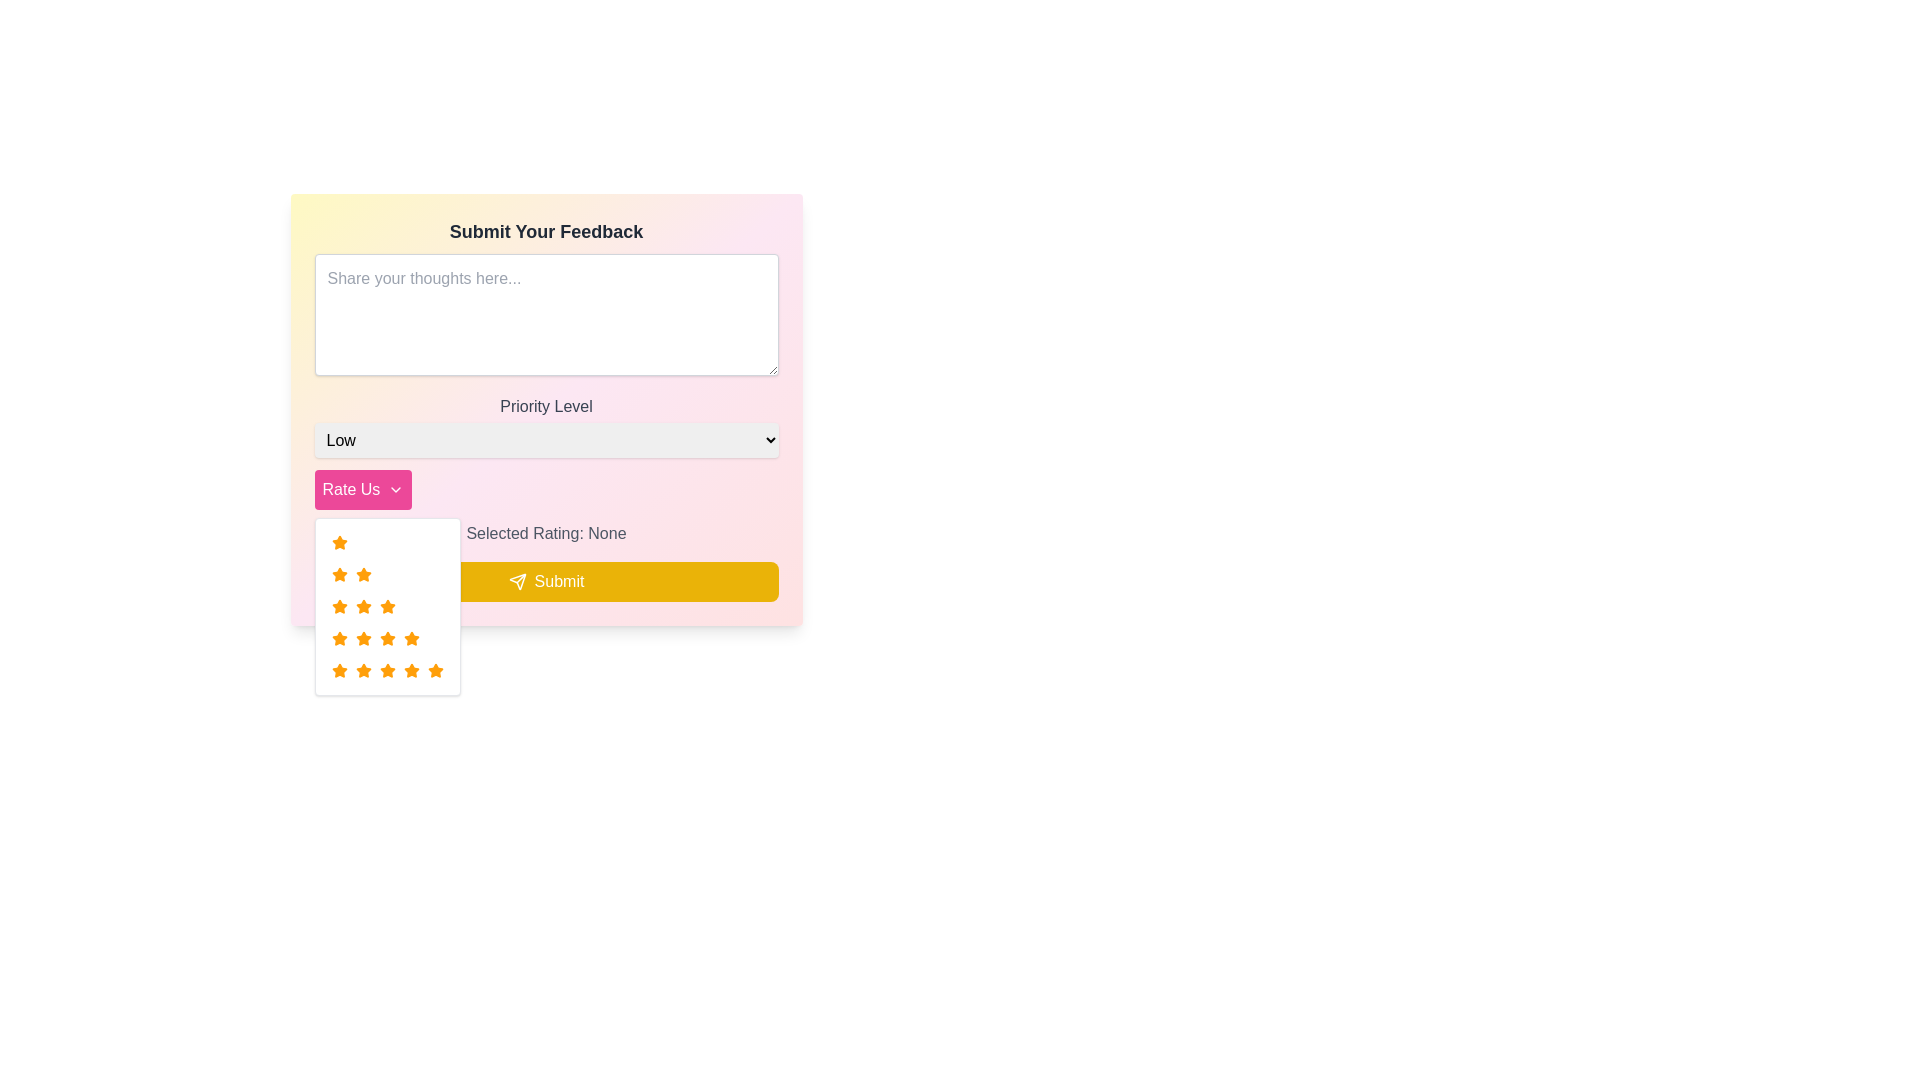 This screenshot has width=1920, height=1080. I want to click on the rating selection button located below the 'Priority Level' dropdown and above the 'Selected Rating: None' text, so click(363, 489).